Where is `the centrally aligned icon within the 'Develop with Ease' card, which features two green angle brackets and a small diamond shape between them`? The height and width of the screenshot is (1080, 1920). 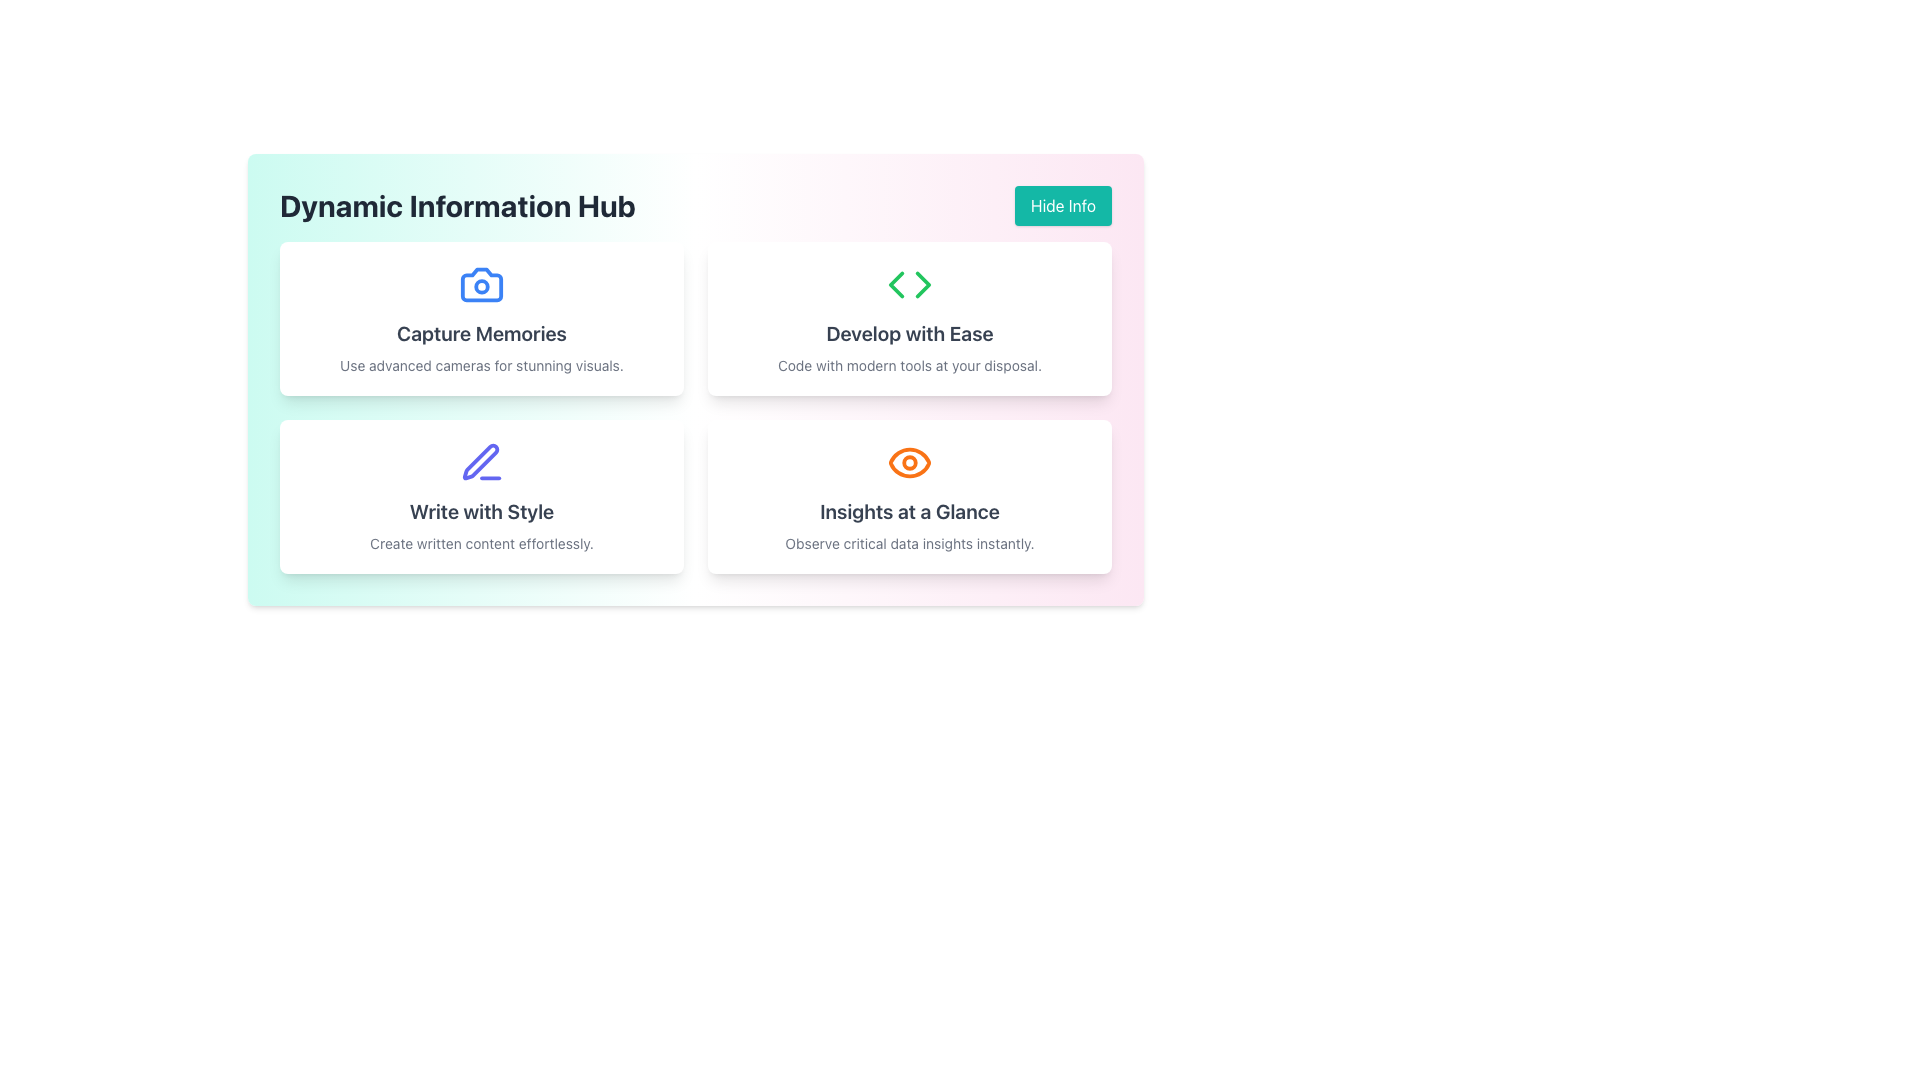
the centrally aligned icon within the 'Develop with Ease' card, which features two green angle brackets and a small diamond shape between them is located at coordinates (909, 285).